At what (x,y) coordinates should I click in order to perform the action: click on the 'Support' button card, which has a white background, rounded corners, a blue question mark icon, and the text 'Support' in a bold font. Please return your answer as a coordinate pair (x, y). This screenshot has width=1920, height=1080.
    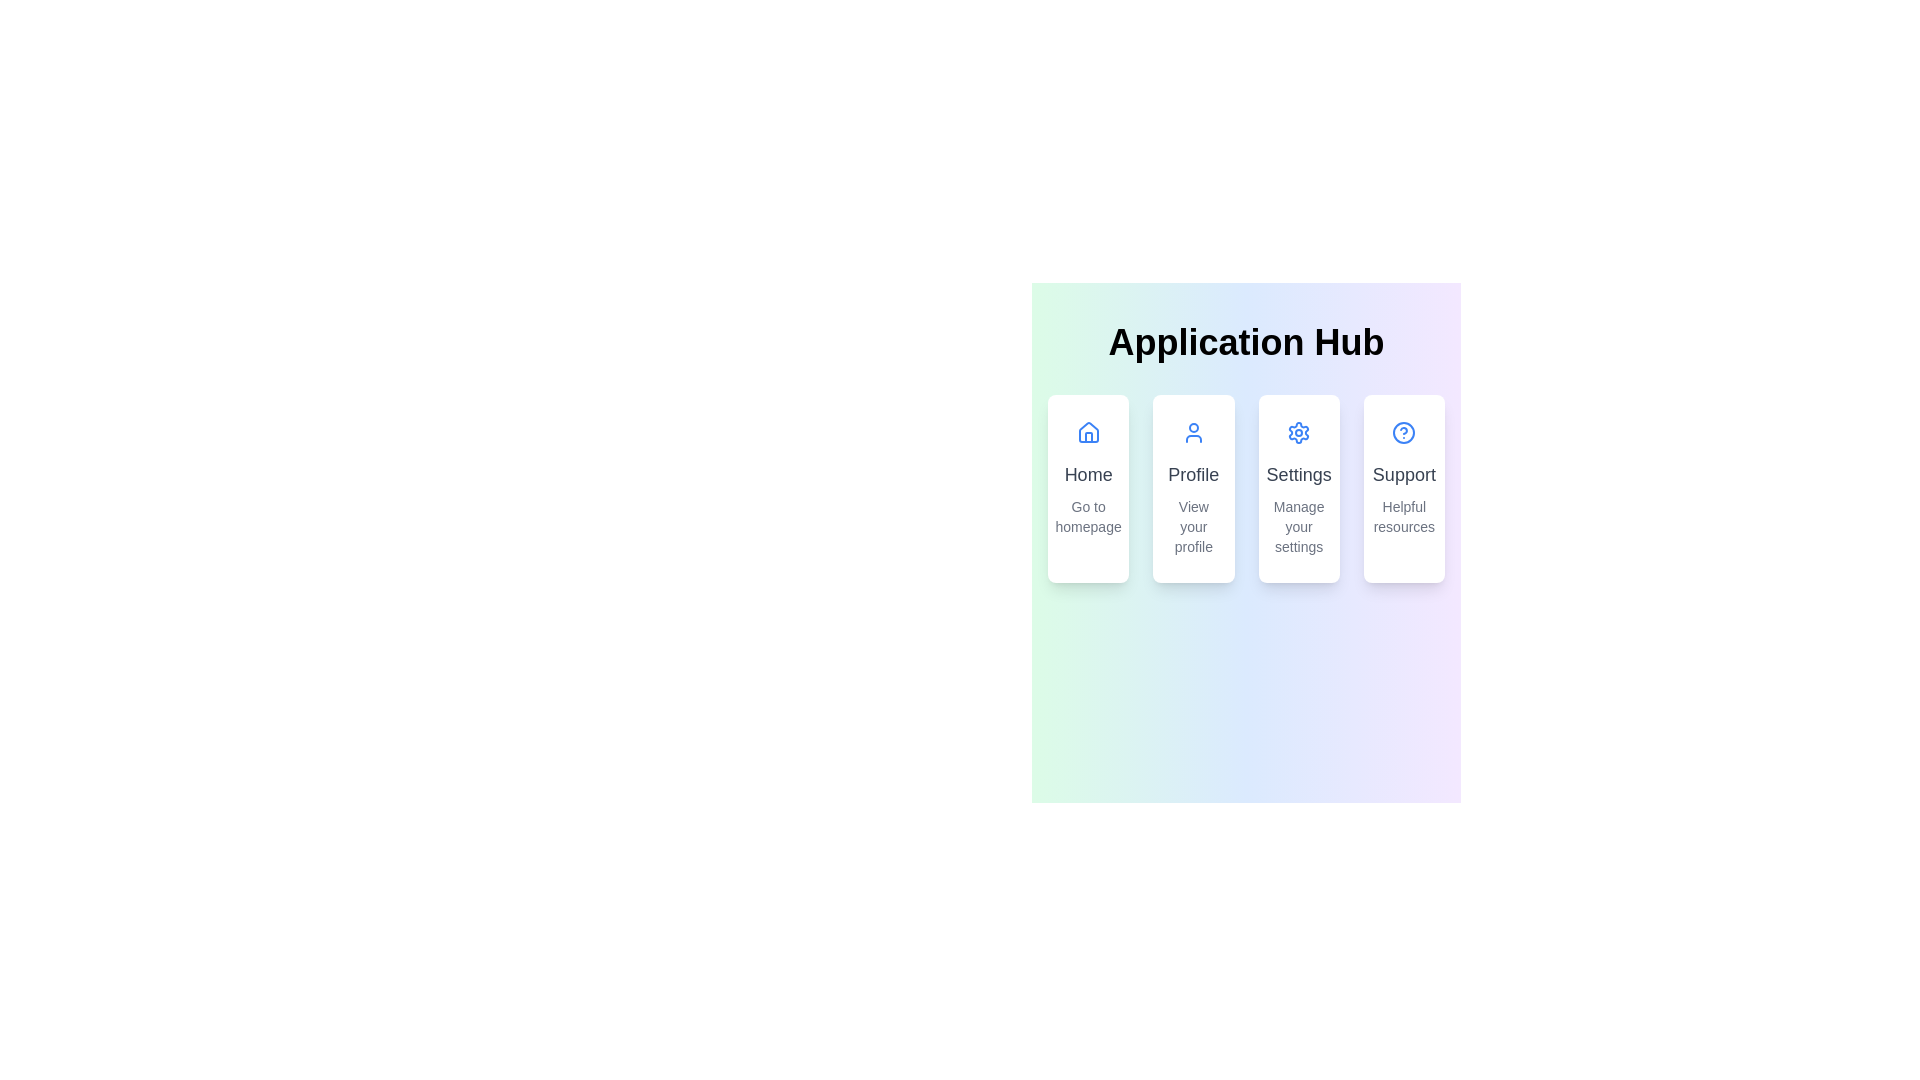
    Looking at the image, I should click on (1403, 489).